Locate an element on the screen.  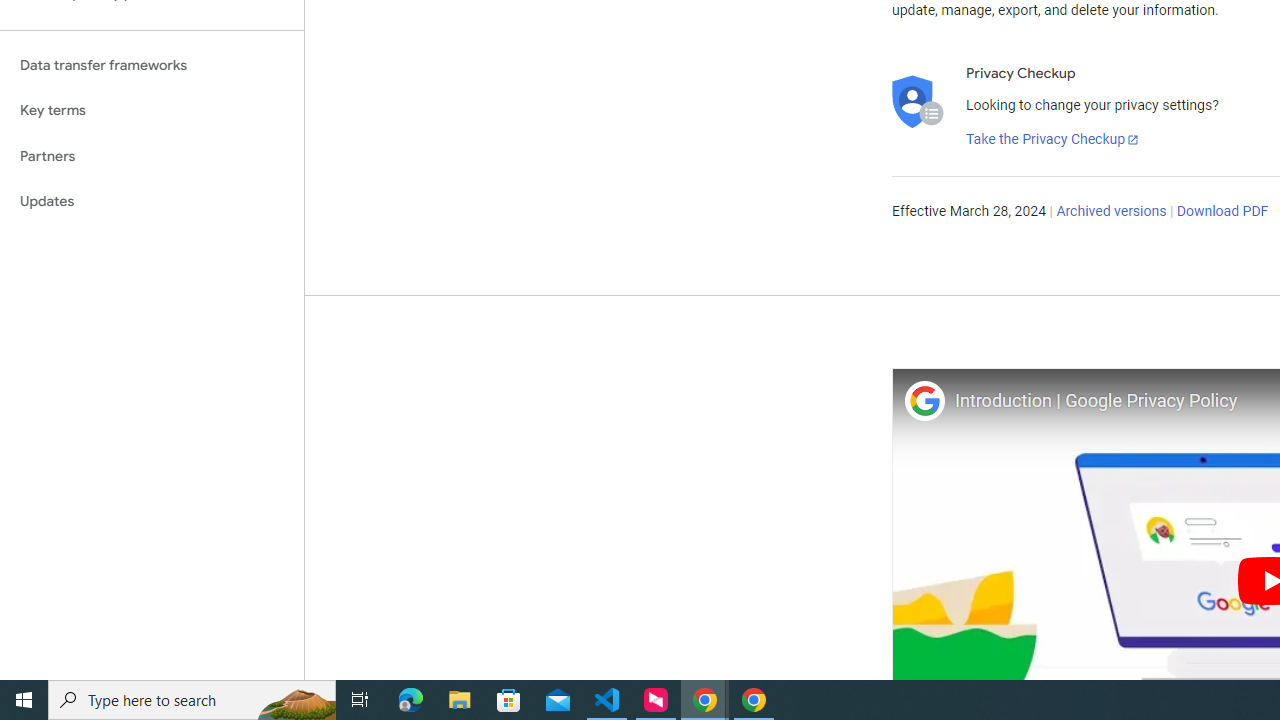
'Take the Privacy Checkup' is located at coordinates (1052, 139).